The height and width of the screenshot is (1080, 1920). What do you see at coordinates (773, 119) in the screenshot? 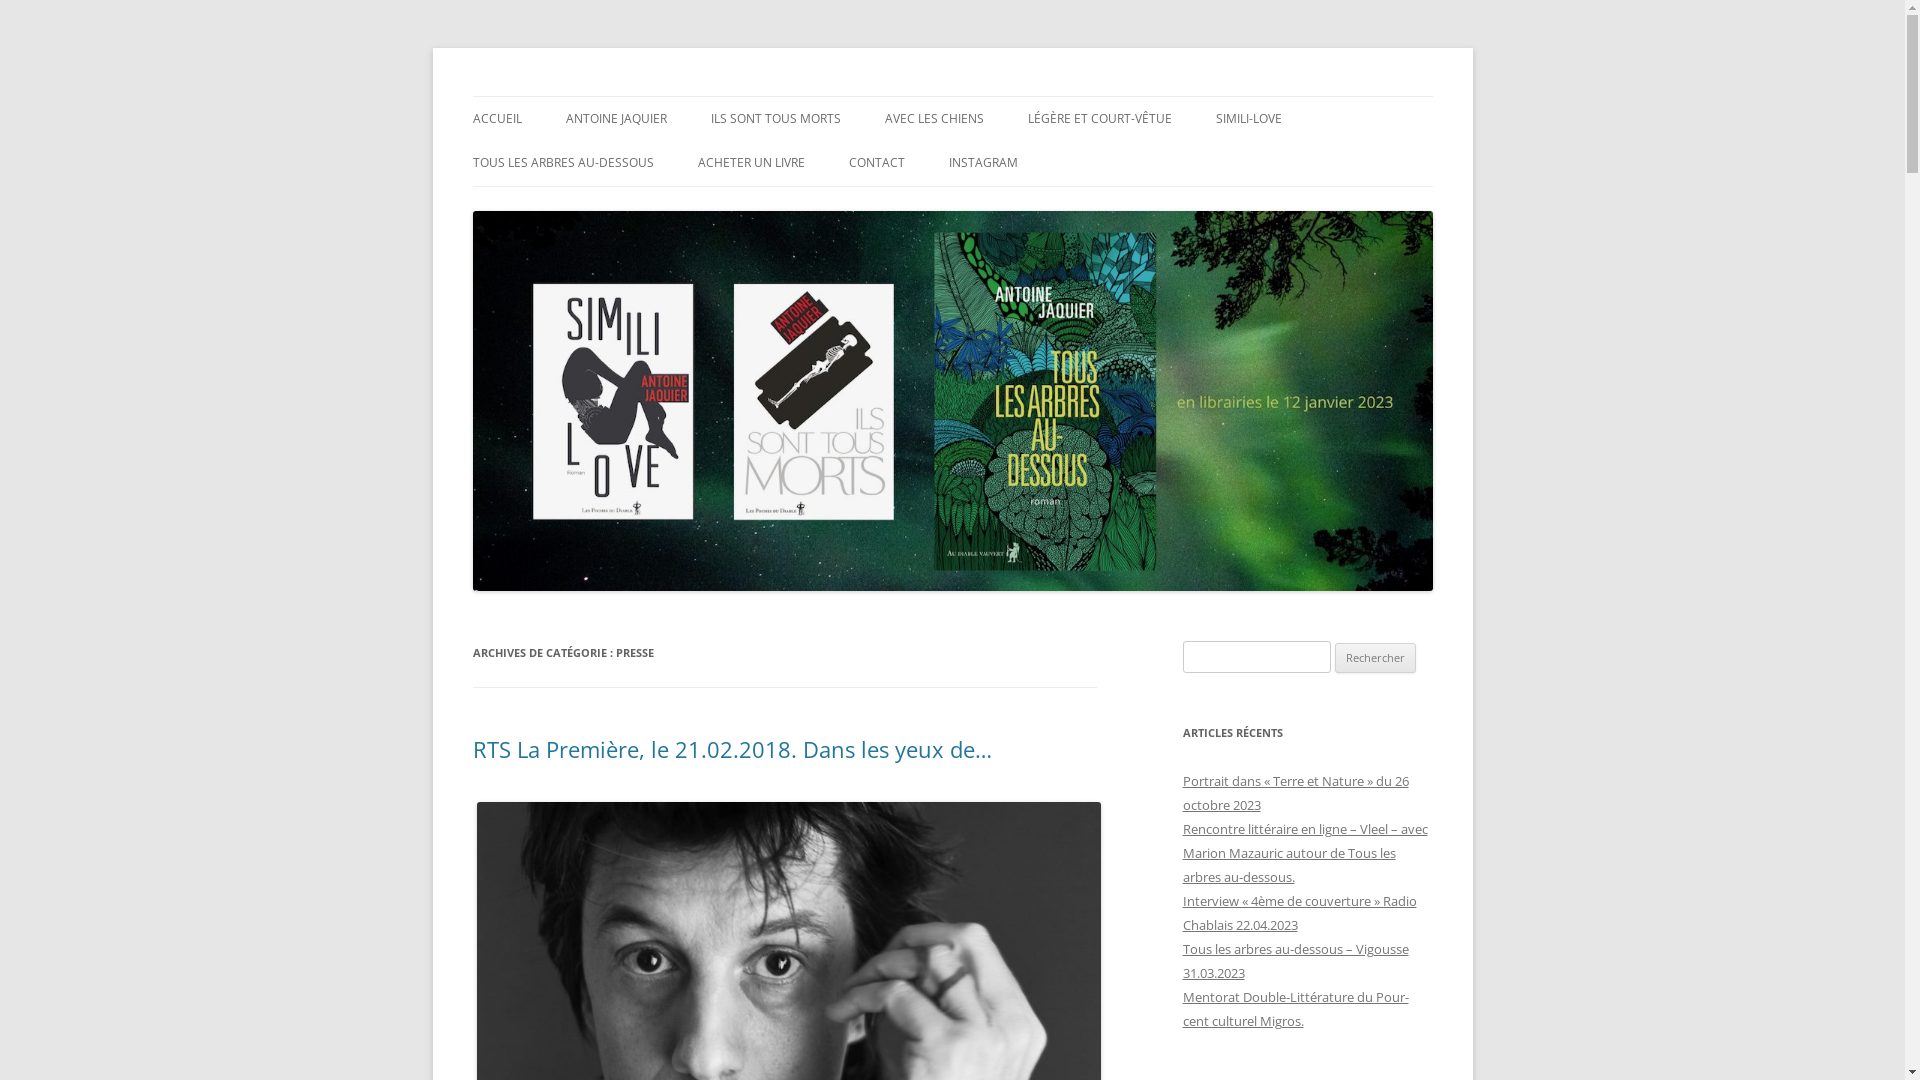
I see `'ILS SONT TOUS MORTS'` at bounding box center [773, 119].